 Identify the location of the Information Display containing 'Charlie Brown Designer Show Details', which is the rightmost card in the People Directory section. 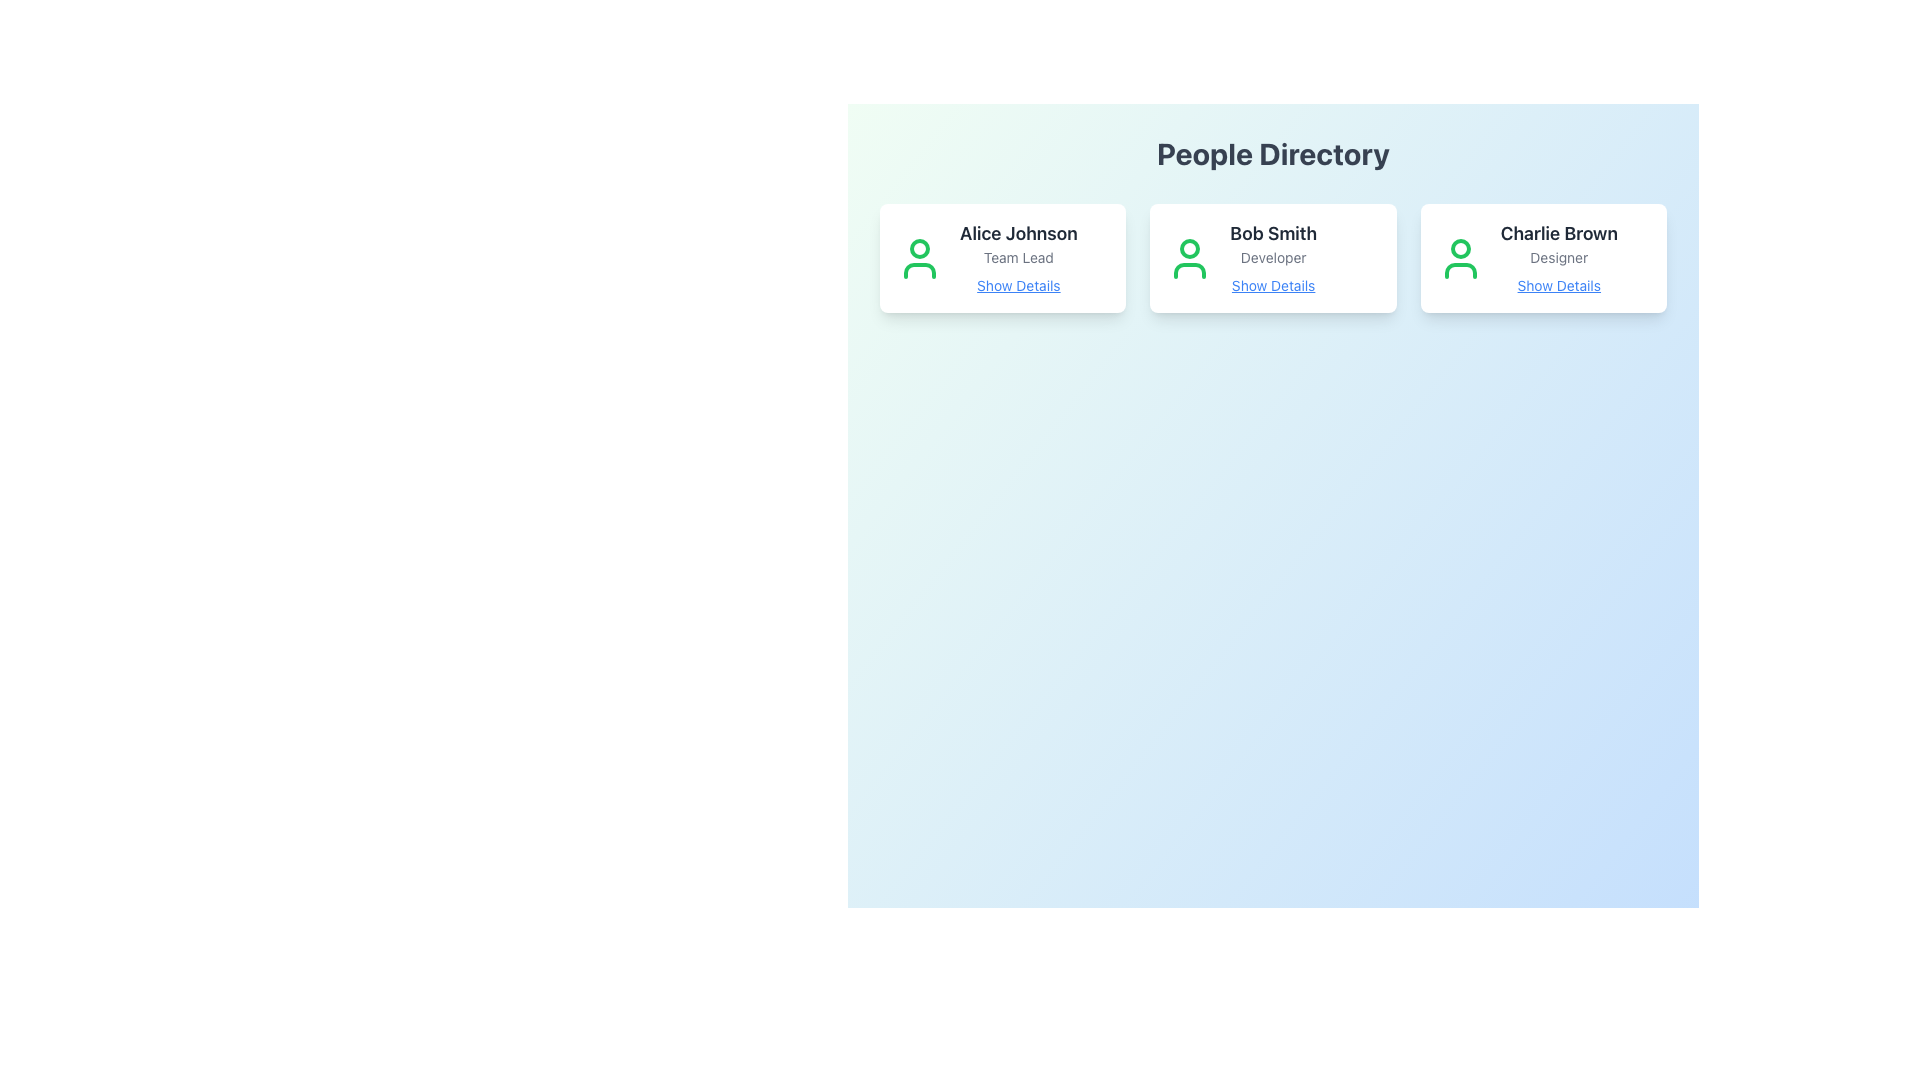
(1558, 257).